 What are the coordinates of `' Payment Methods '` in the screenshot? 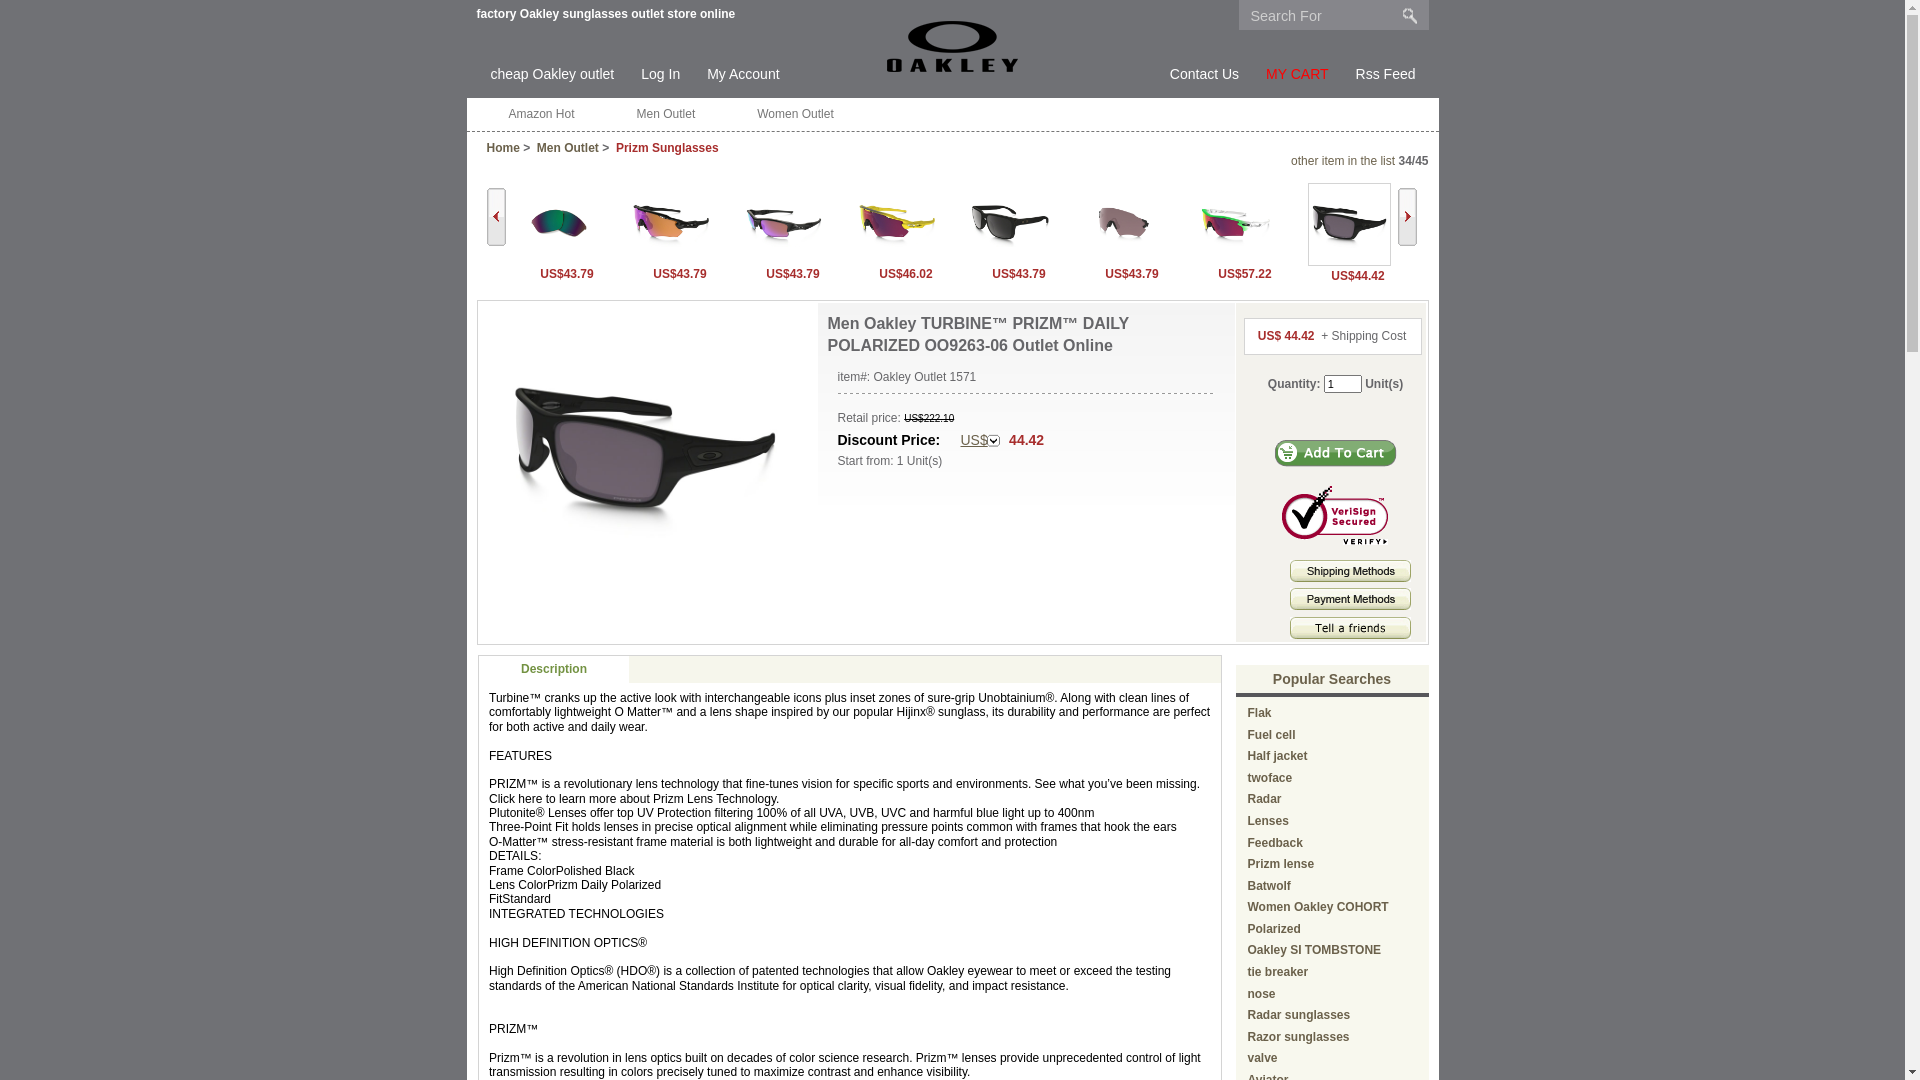 It's located at (1350, 597).